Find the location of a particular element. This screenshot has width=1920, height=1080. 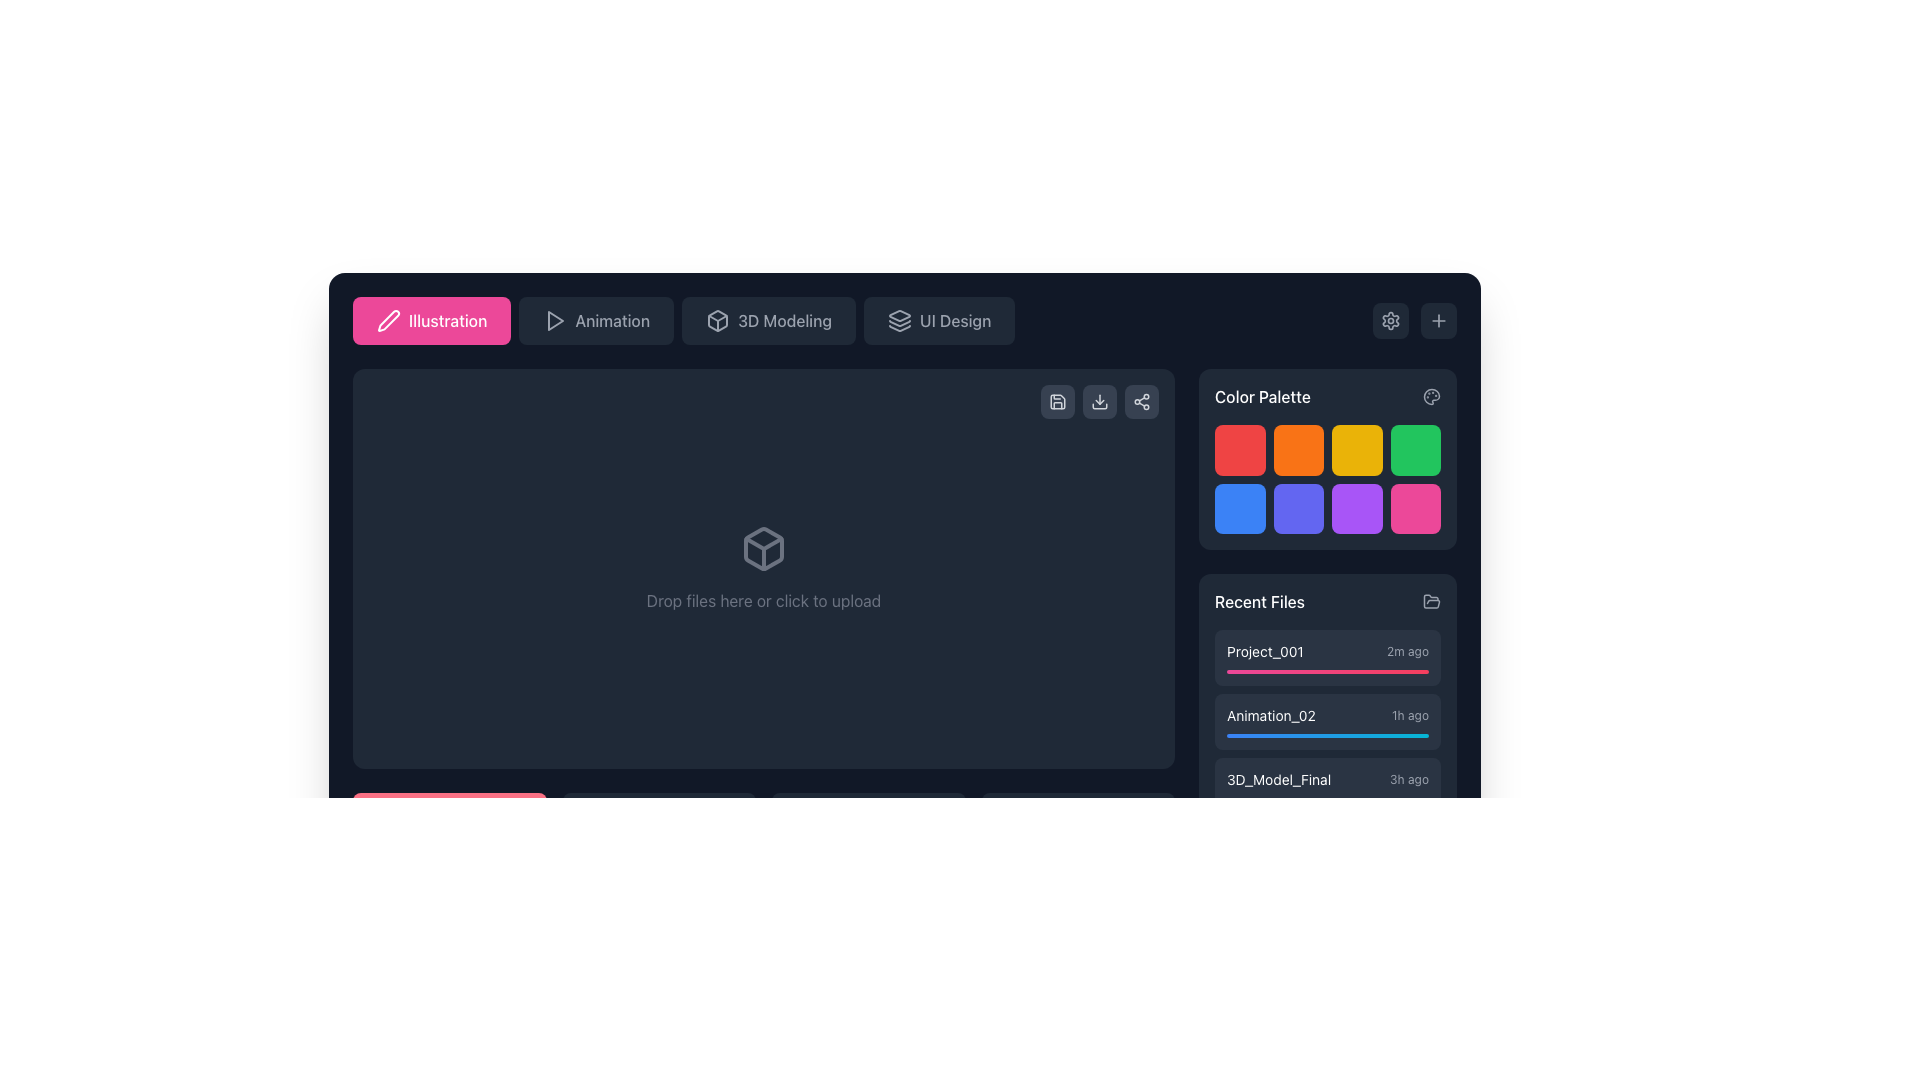

the second item is located at coordinates (1328, 721).